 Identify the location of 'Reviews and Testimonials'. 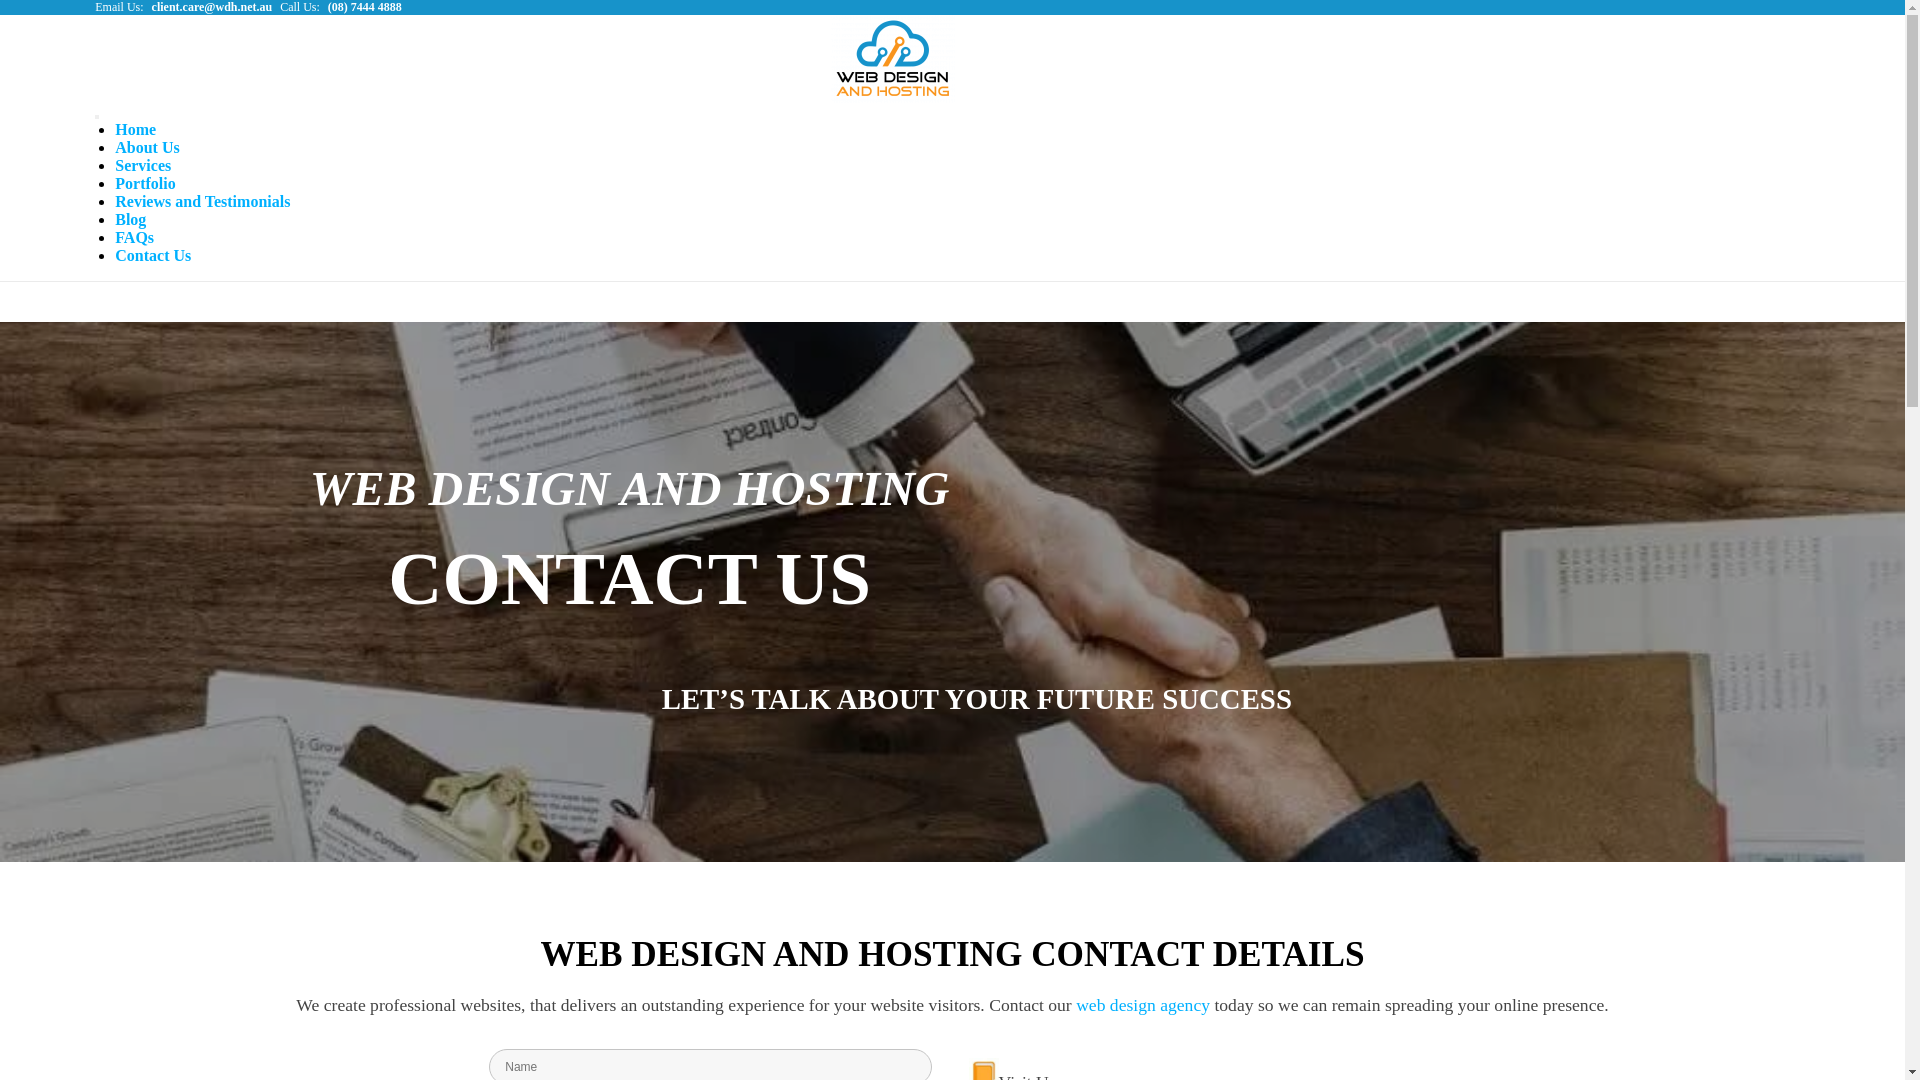
(202, 201).